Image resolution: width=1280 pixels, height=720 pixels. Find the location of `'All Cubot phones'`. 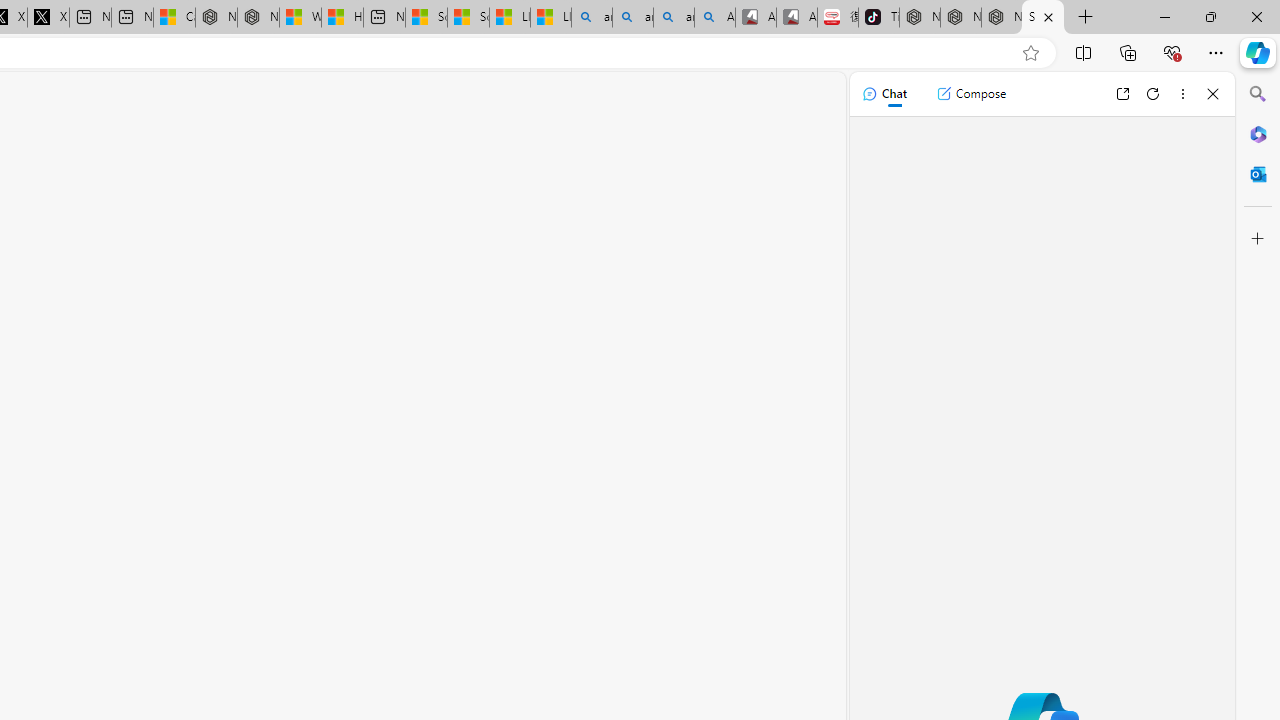

'All Cubot phones' is located at coordinates (795, 17).